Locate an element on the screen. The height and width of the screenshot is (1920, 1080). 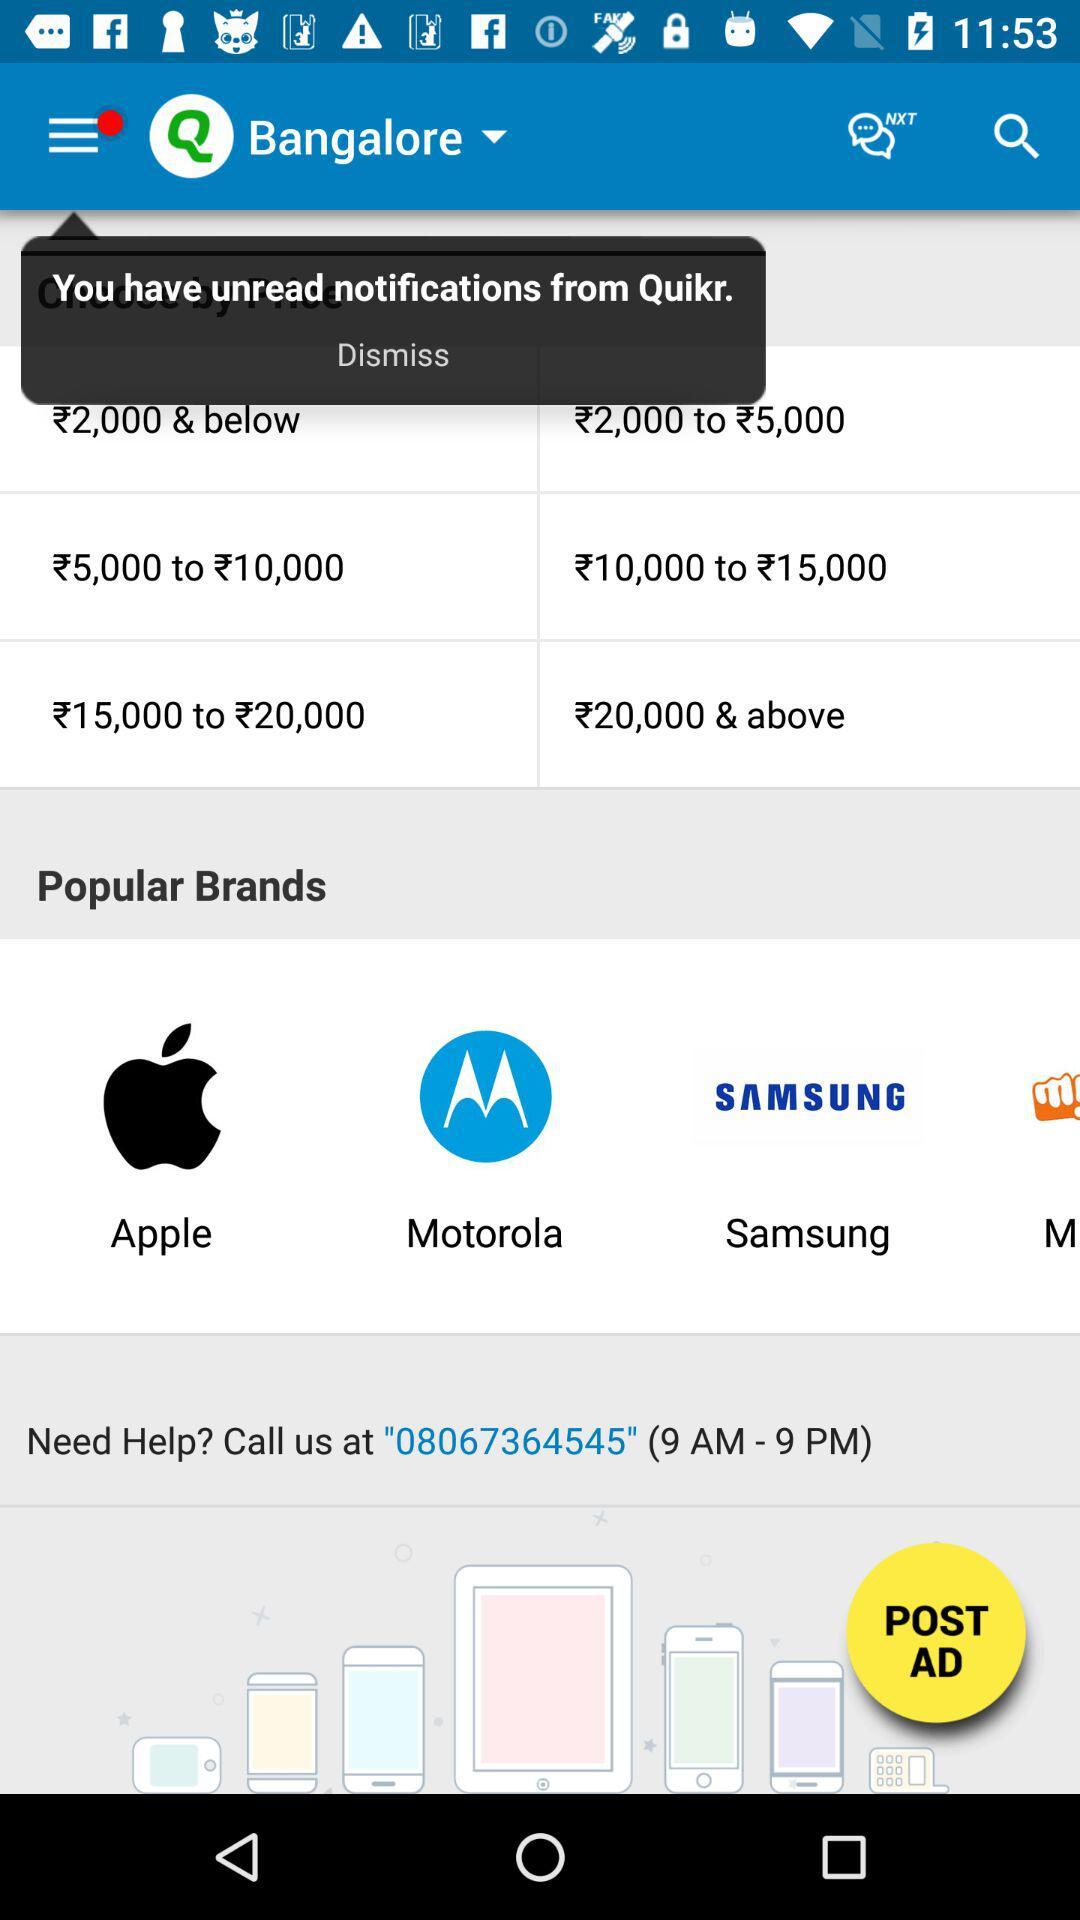
post ad is located at coordinates (938, 1652).